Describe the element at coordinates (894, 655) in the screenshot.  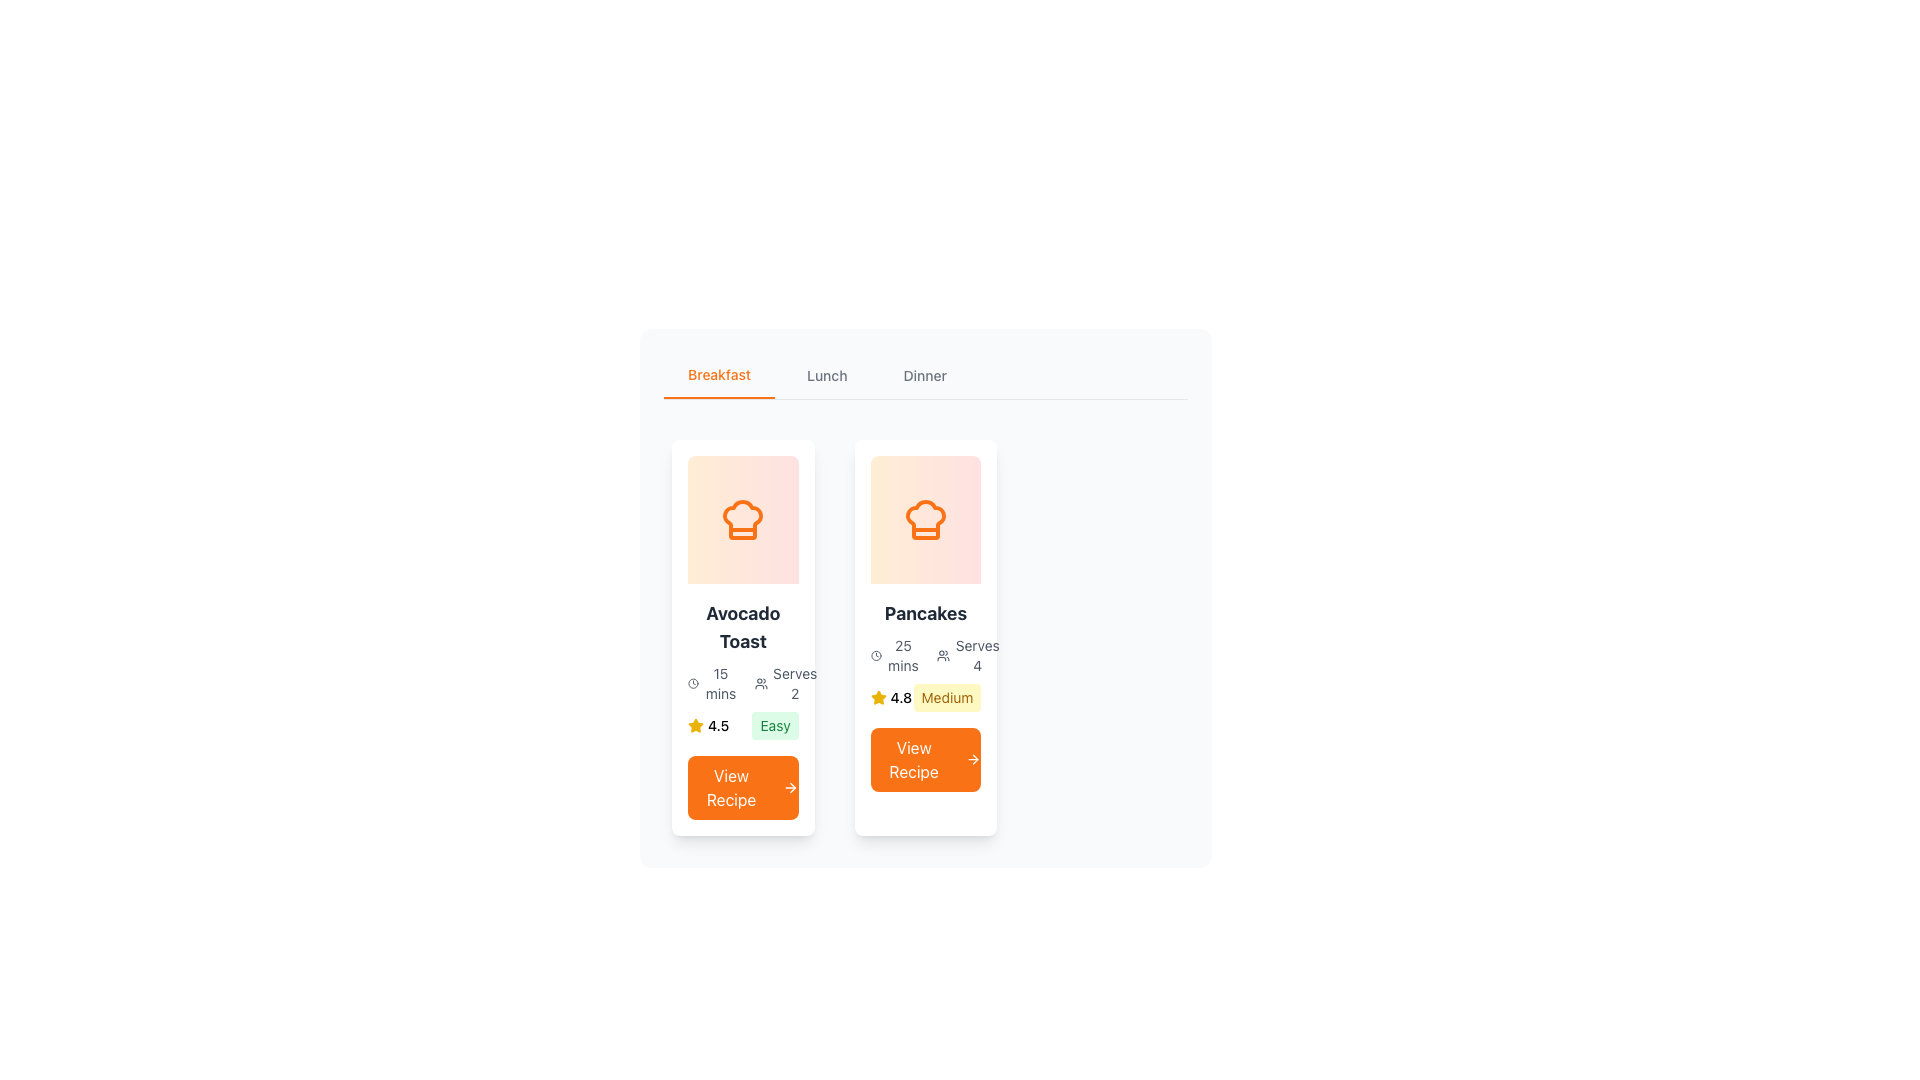
I see `the time displayed on the Time indicator with a clock icon and the text '25 mins', located within the 'Pancakes' card` at that location.